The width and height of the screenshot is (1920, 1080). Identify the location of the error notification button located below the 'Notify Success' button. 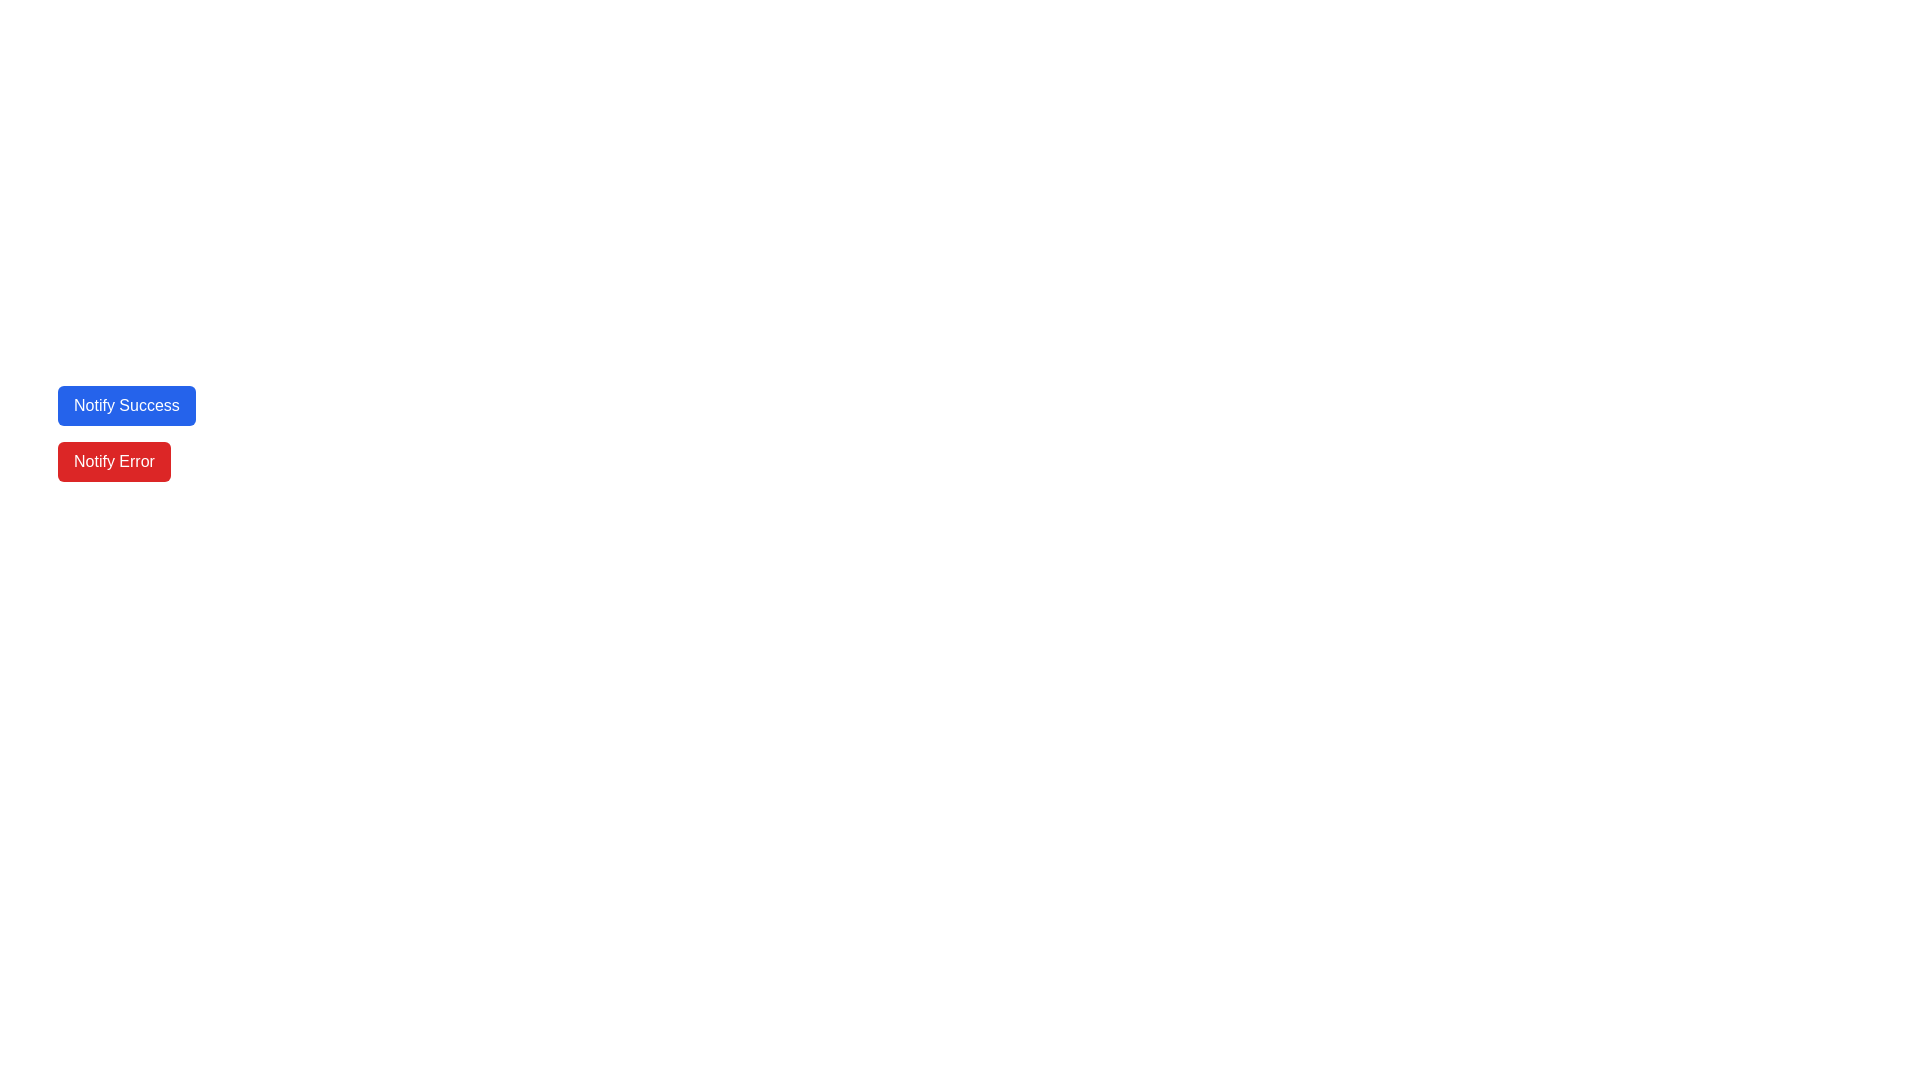
(113, 462).